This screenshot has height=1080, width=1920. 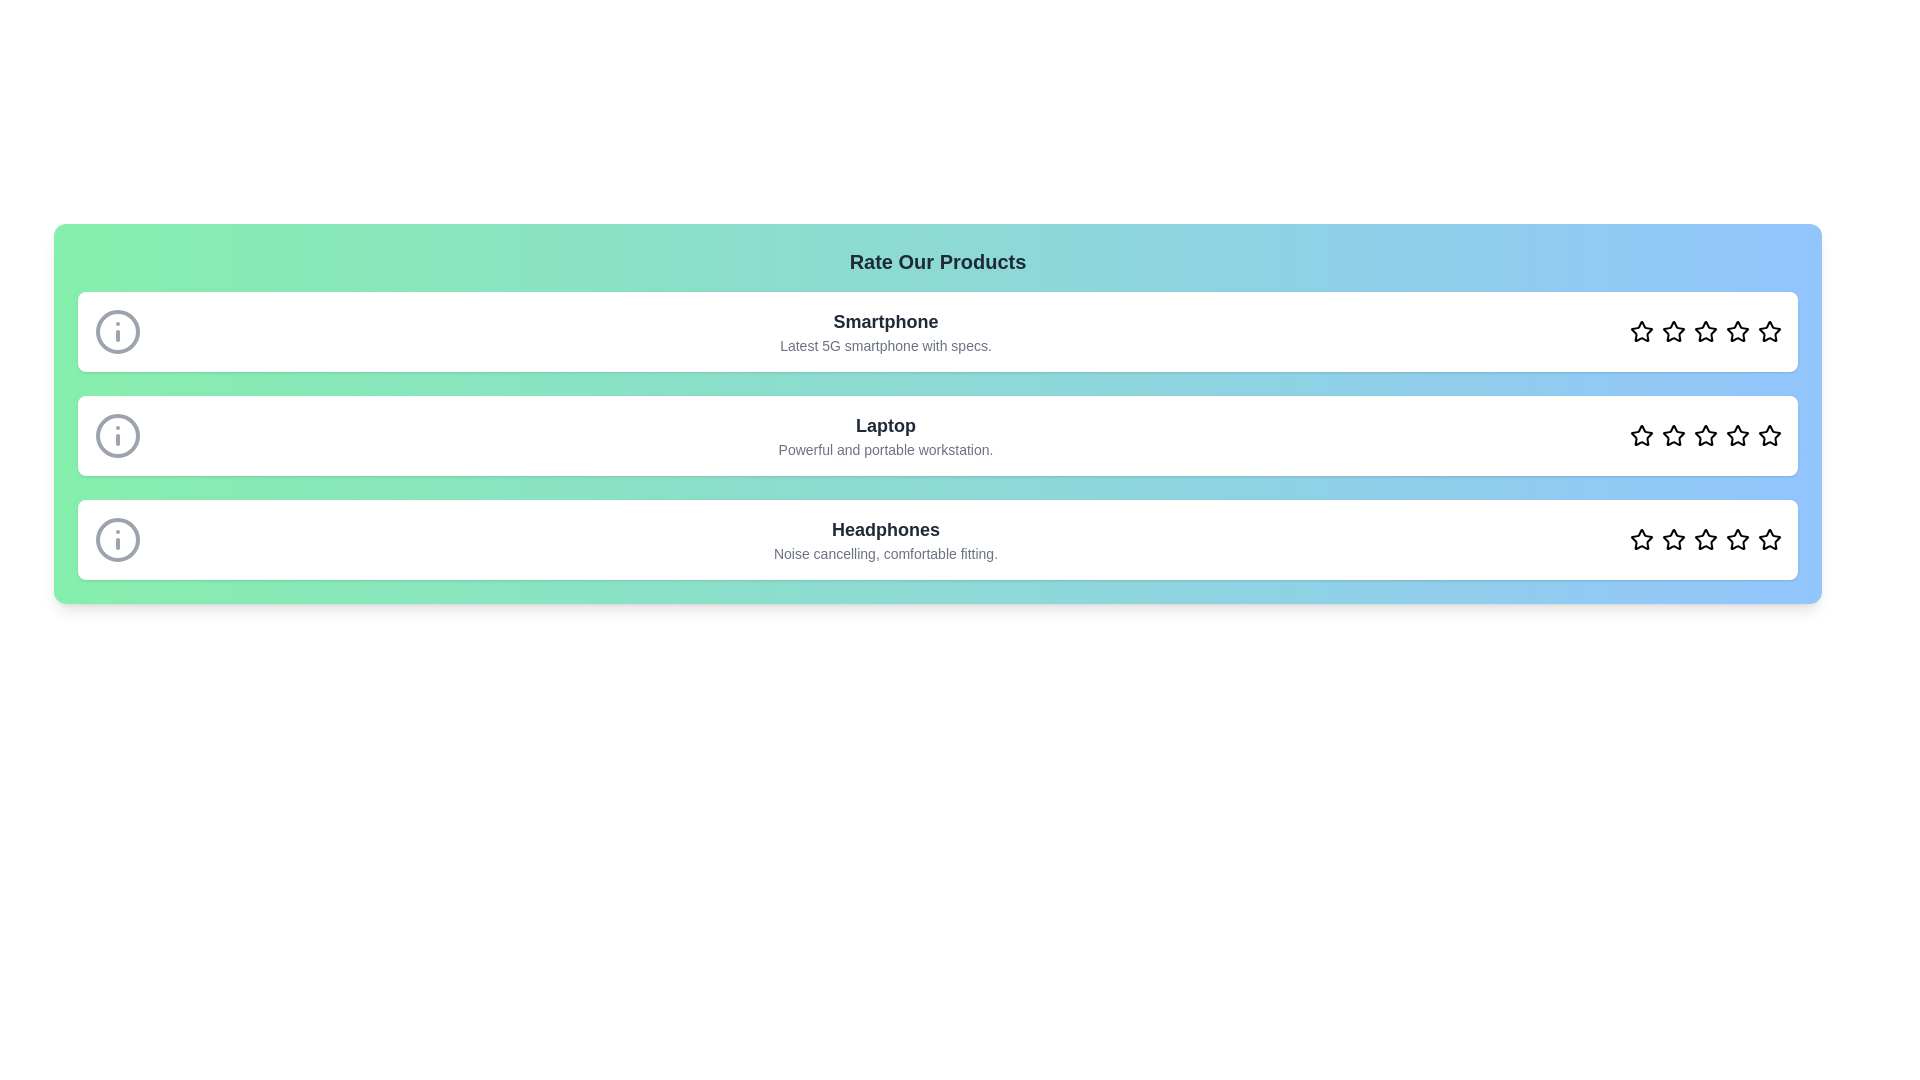 What do you see at coordinates (1704, 540) in the screenshot?
I see `the fourth star icon in the rating interface for the 'Headphones' product to rate it` at bounding box center [1704, 540].